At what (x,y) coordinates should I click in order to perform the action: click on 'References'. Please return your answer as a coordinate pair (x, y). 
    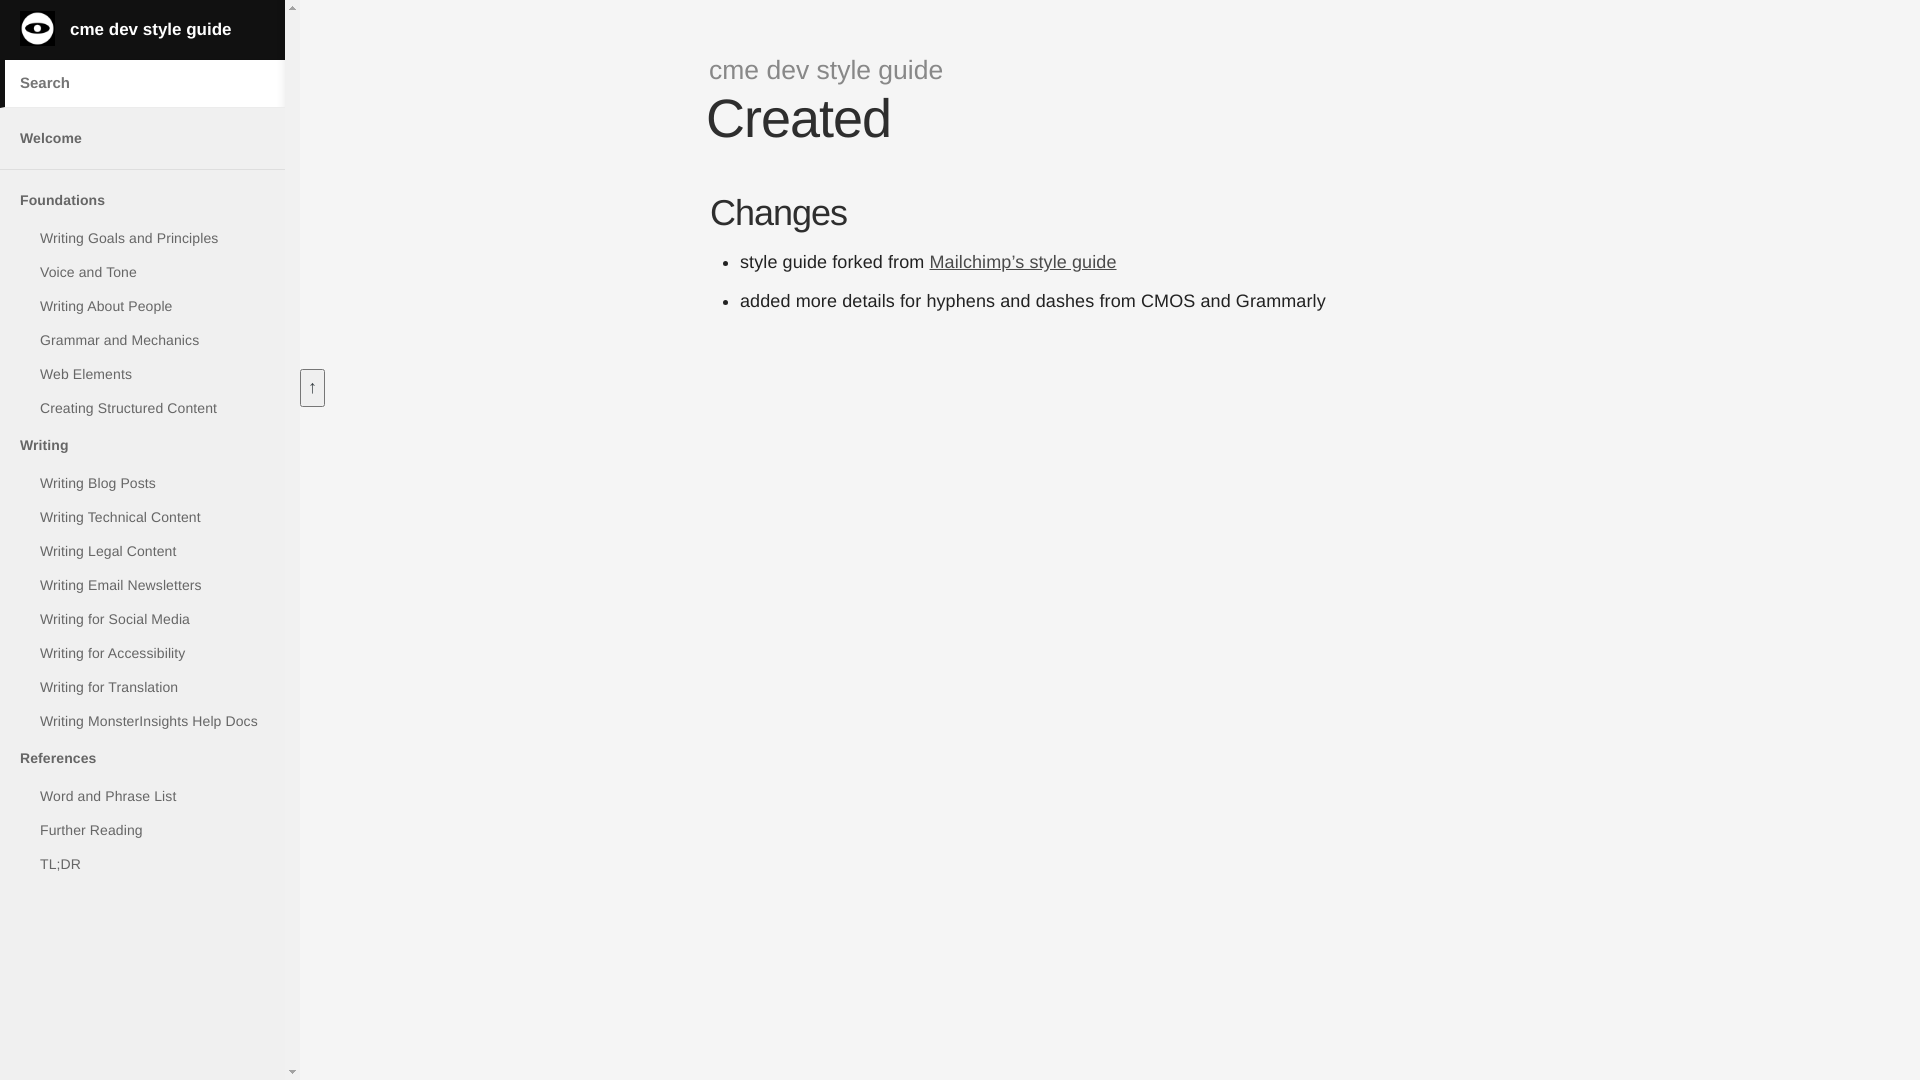
    Looking at the image, I should click on (141, 758).